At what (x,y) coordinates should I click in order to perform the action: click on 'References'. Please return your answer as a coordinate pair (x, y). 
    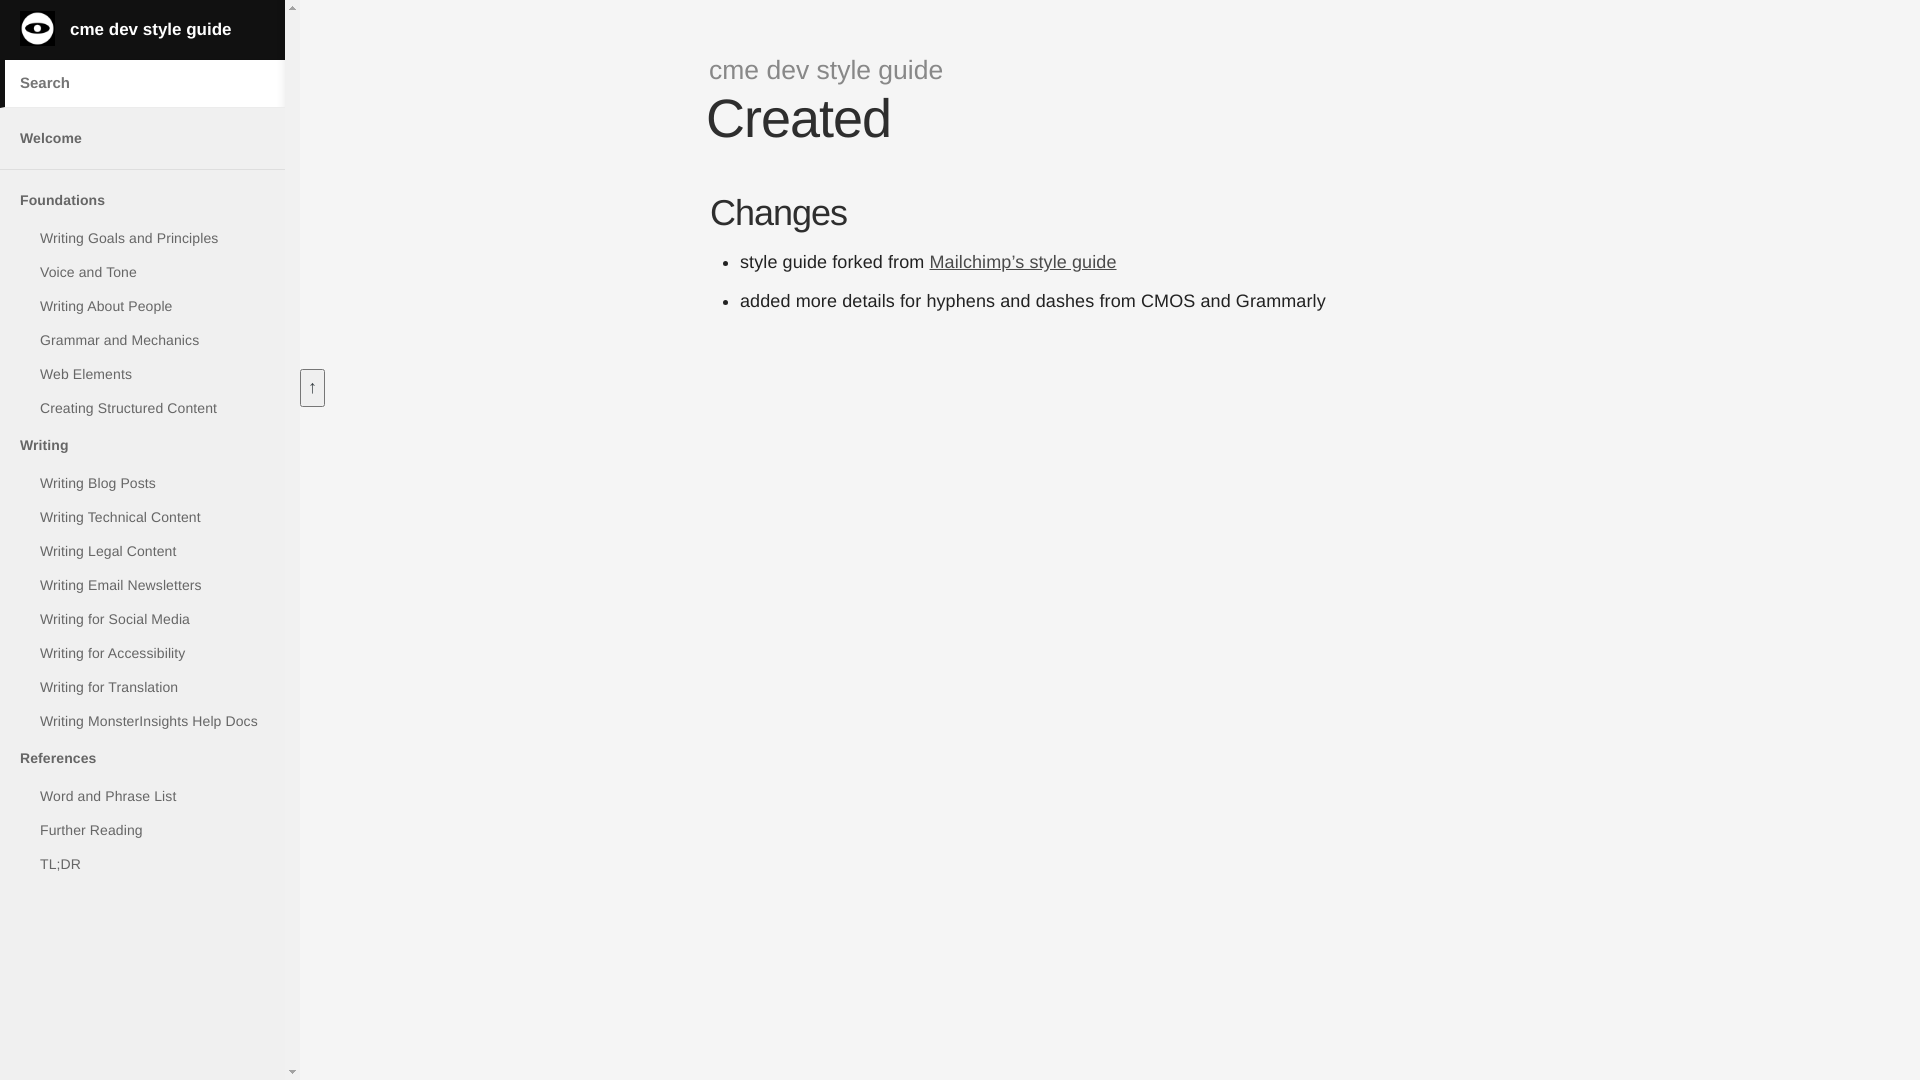
    Looking at the image, I should click on (141, 758).